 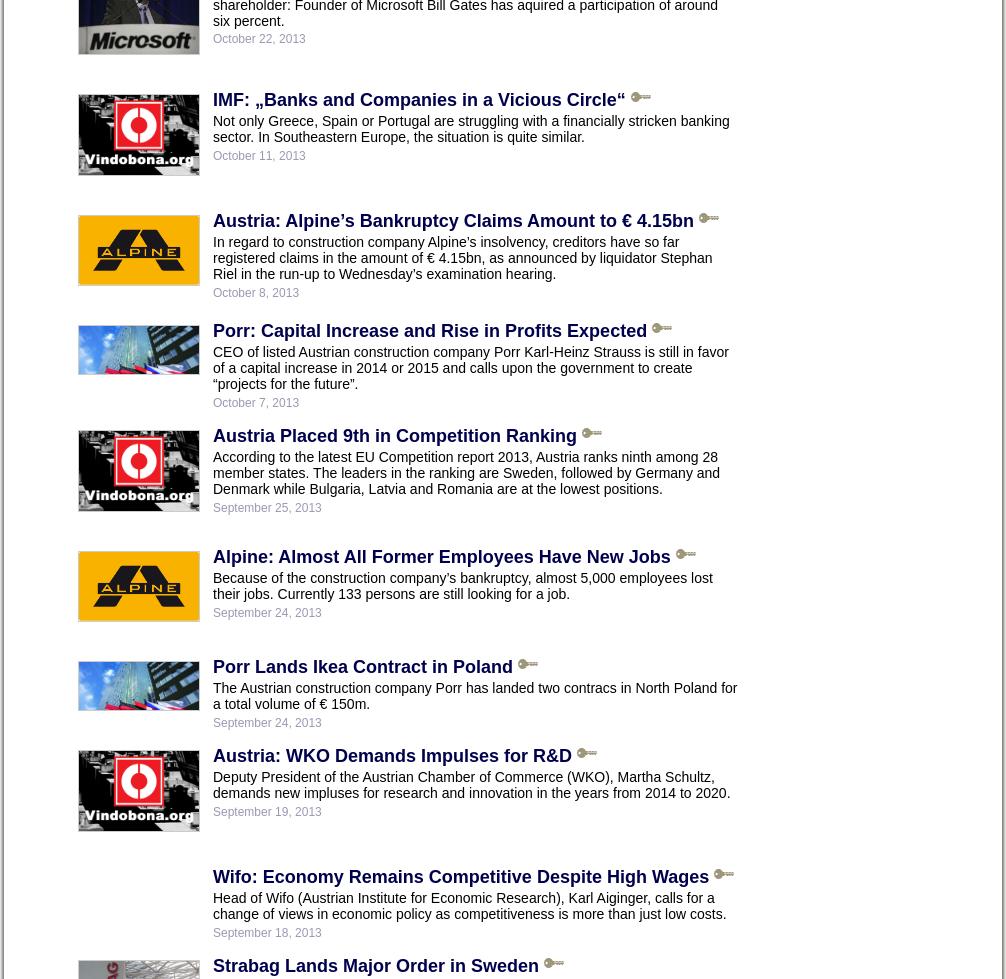 I want to click on 'The Austrian construction company Porr has landed two contracs in North Poland for a total volume of € 150m.', so click(x=474, y=694).